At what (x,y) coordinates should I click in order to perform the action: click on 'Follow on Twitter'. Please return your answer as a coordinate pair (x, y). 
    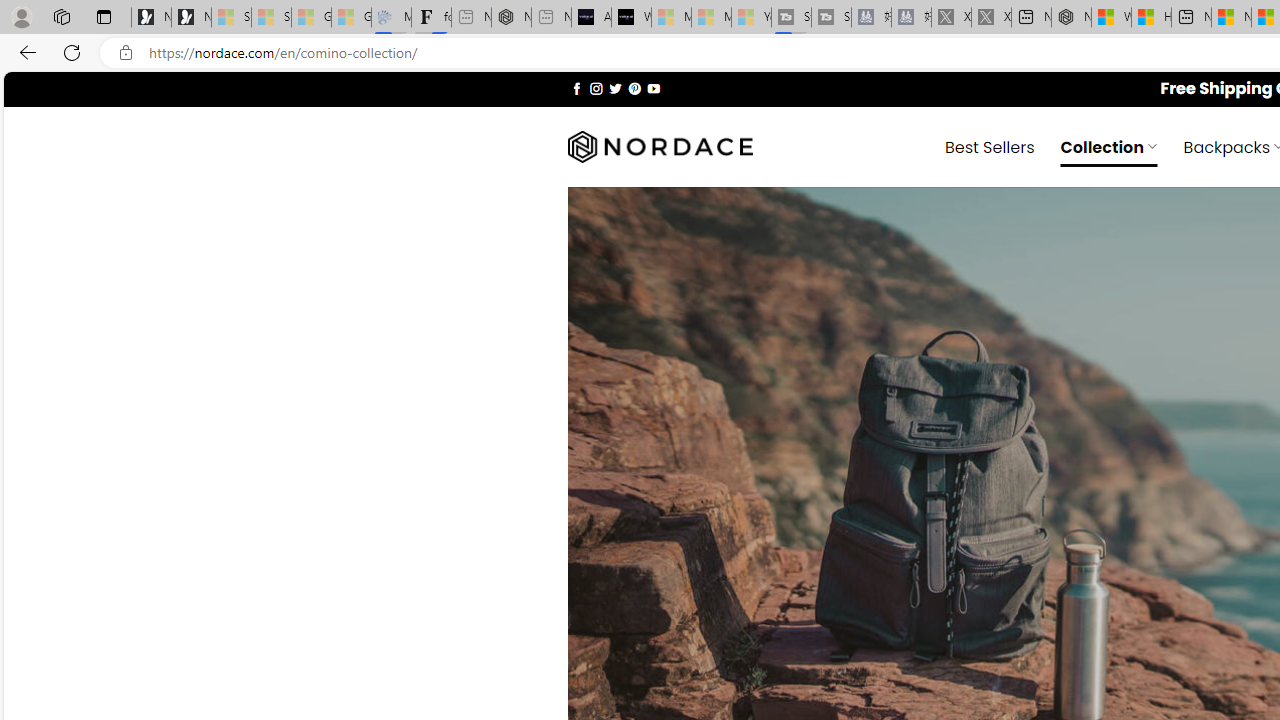
    Looking at the image, I should click on (614, 87).